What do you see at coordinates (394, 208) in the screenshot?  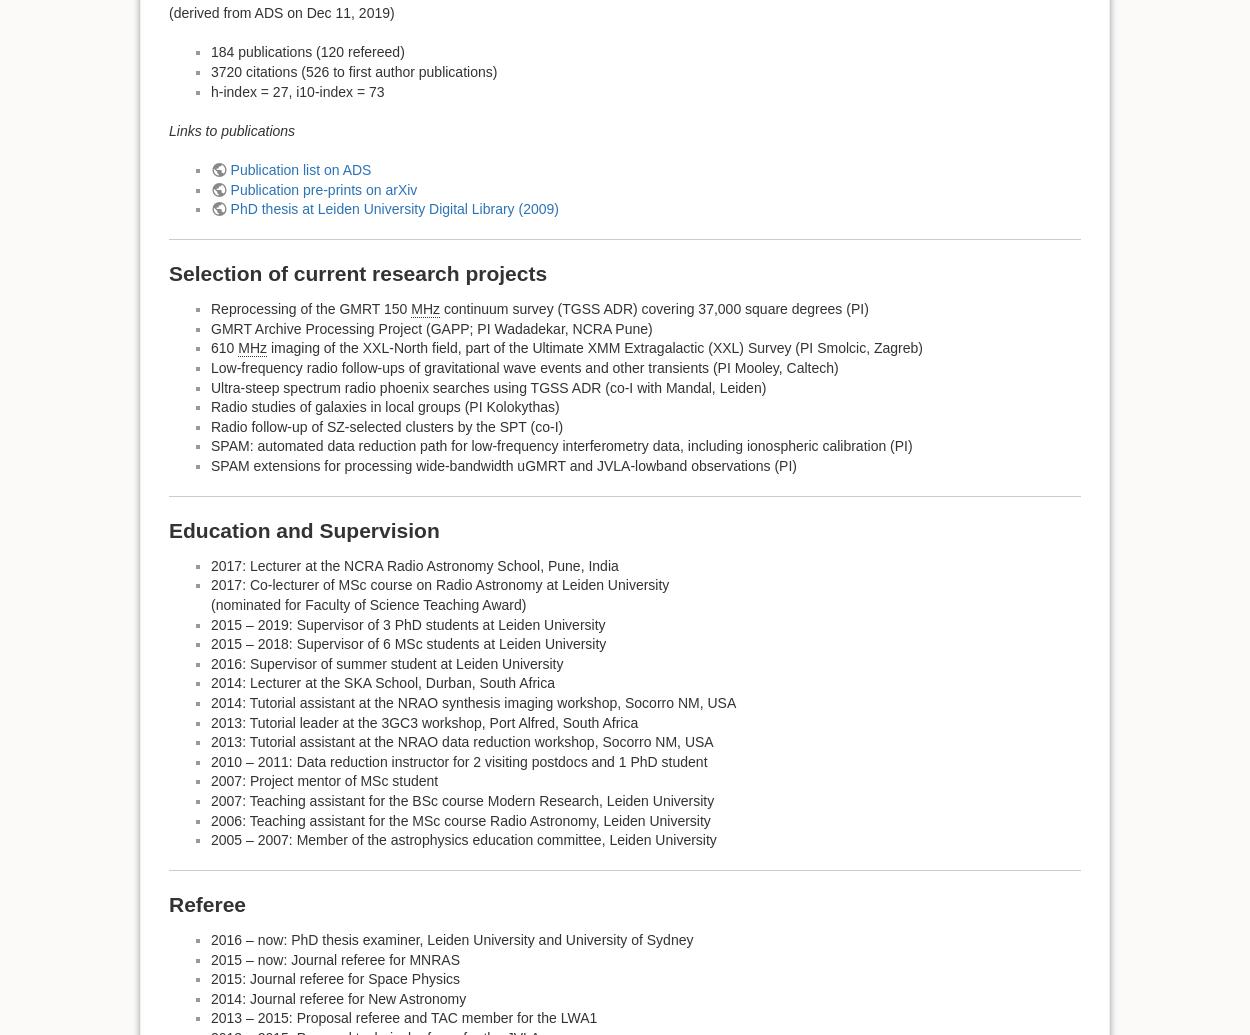 I see `'PhD thesis at Leiden University Digital Library (2009)'` at bounding box center [394, 208].